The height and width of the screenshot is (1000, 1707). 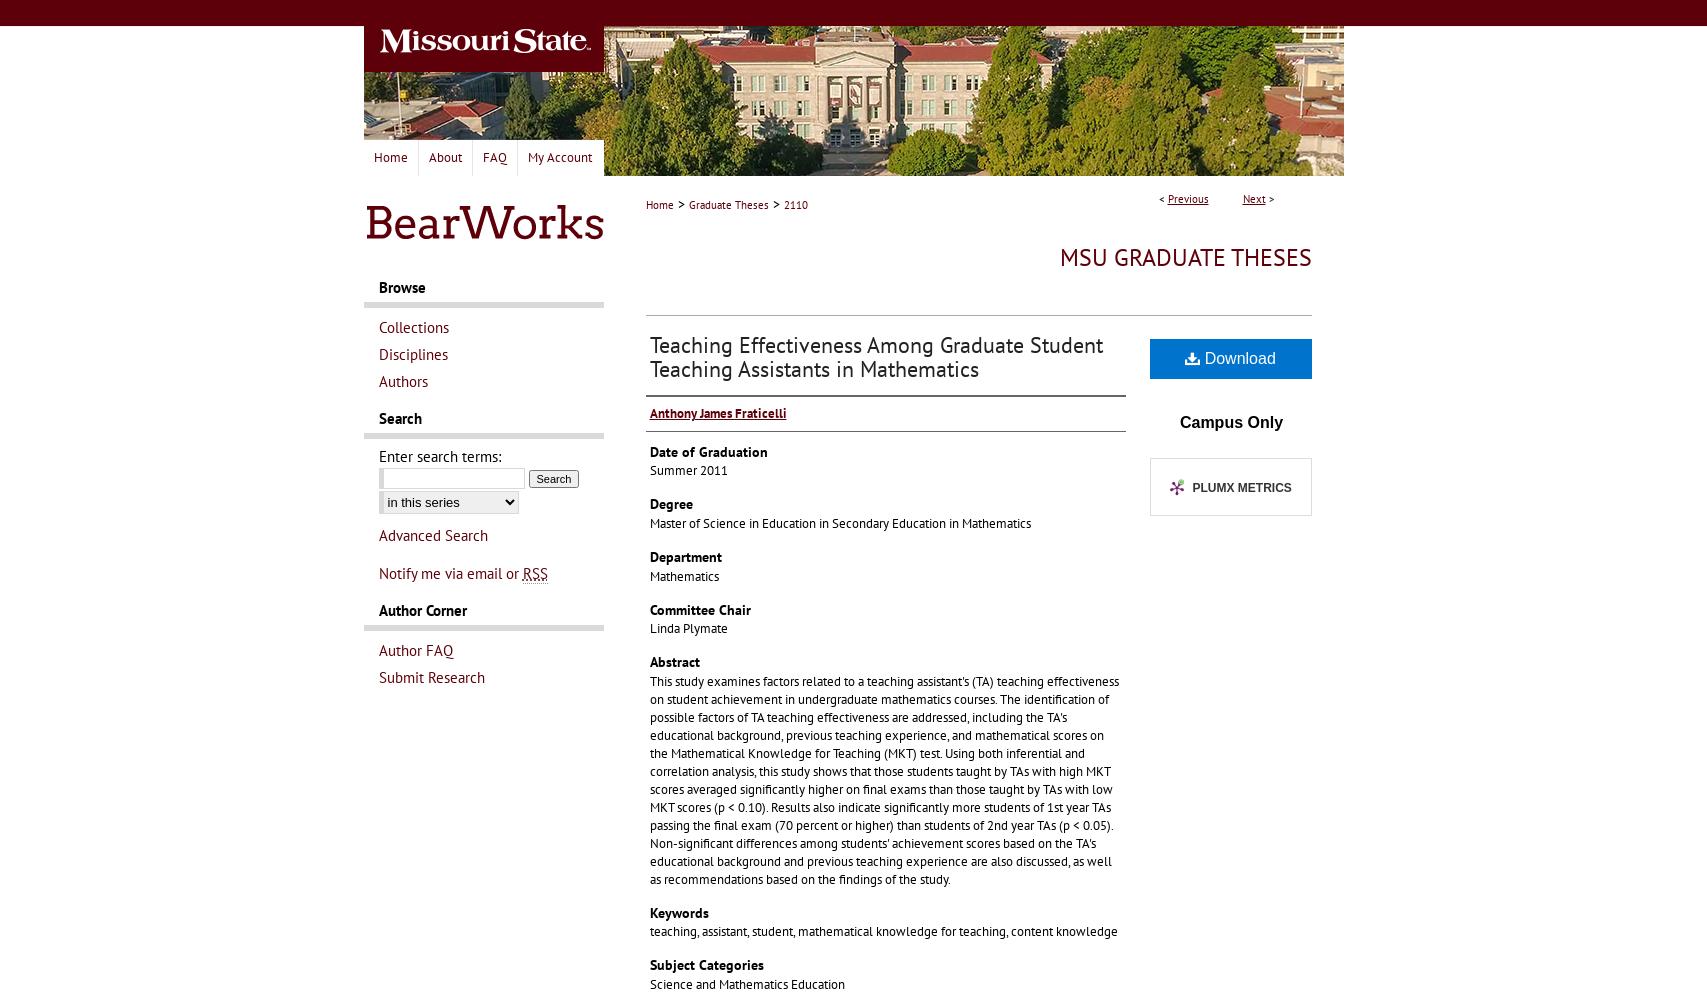 I want to click on 'RSS', so click(x=534, y=572).